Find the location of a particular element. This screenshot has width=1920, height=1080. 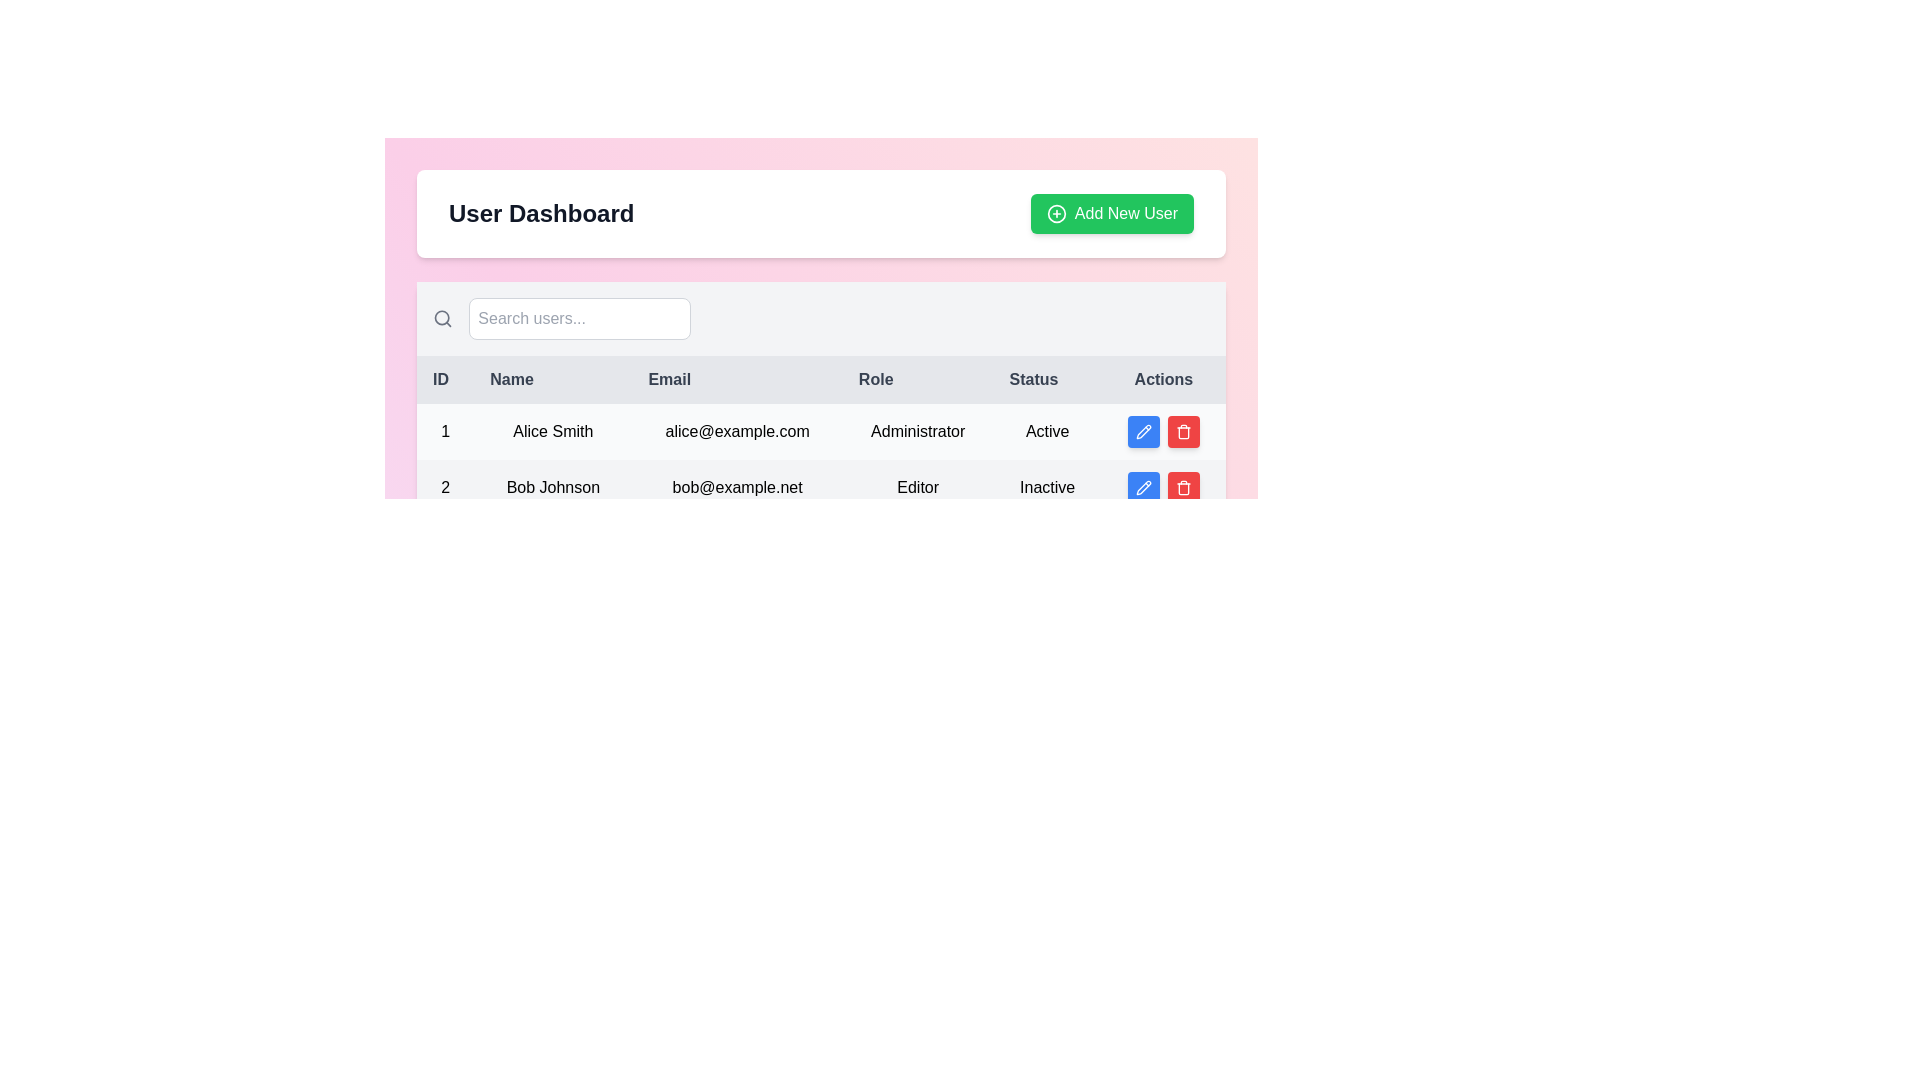

the 'Status' table header is located at coordinates (1046, 380).